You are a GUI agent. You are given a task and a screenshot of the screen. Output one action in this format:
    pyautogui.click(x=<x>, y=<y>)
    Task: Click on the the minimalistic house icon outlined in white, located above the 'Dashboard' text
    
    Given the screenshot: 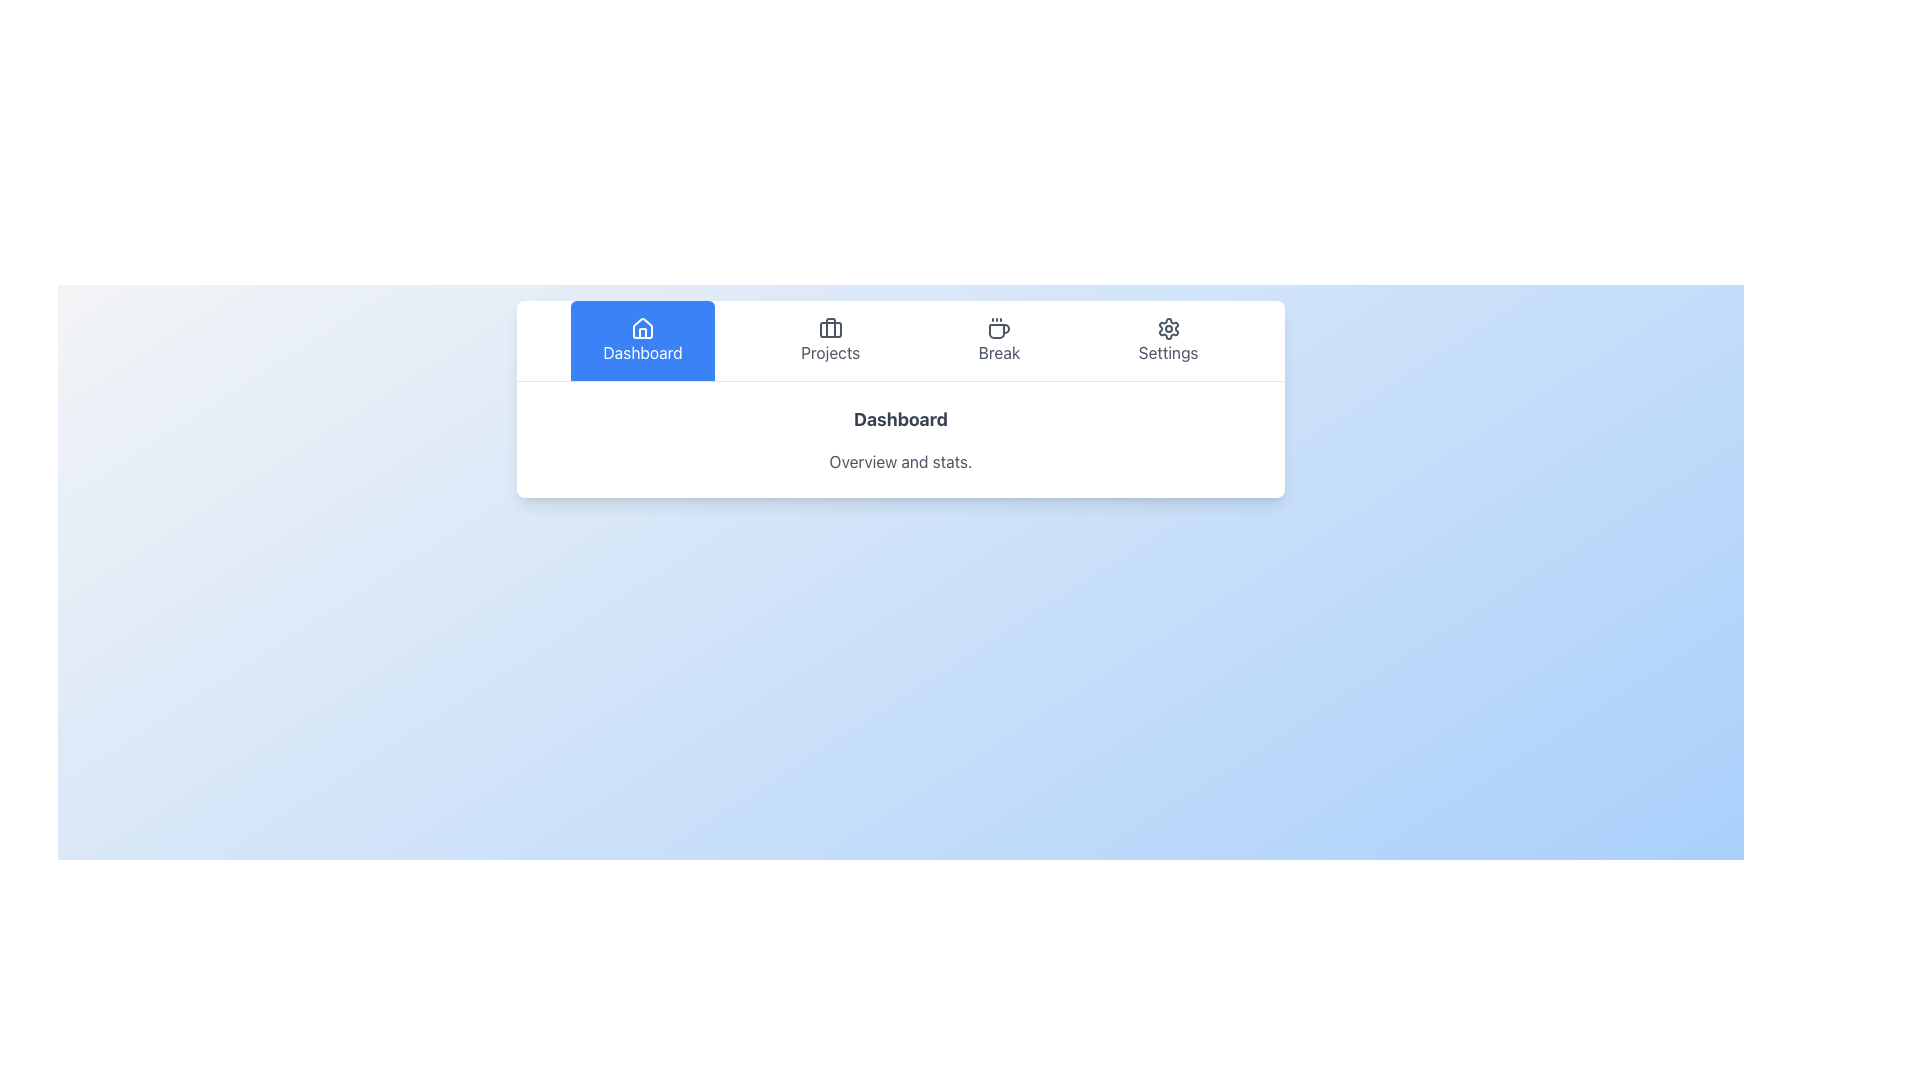 What is the action you would take?
    pyautogui.click(x=643, y=327)
    